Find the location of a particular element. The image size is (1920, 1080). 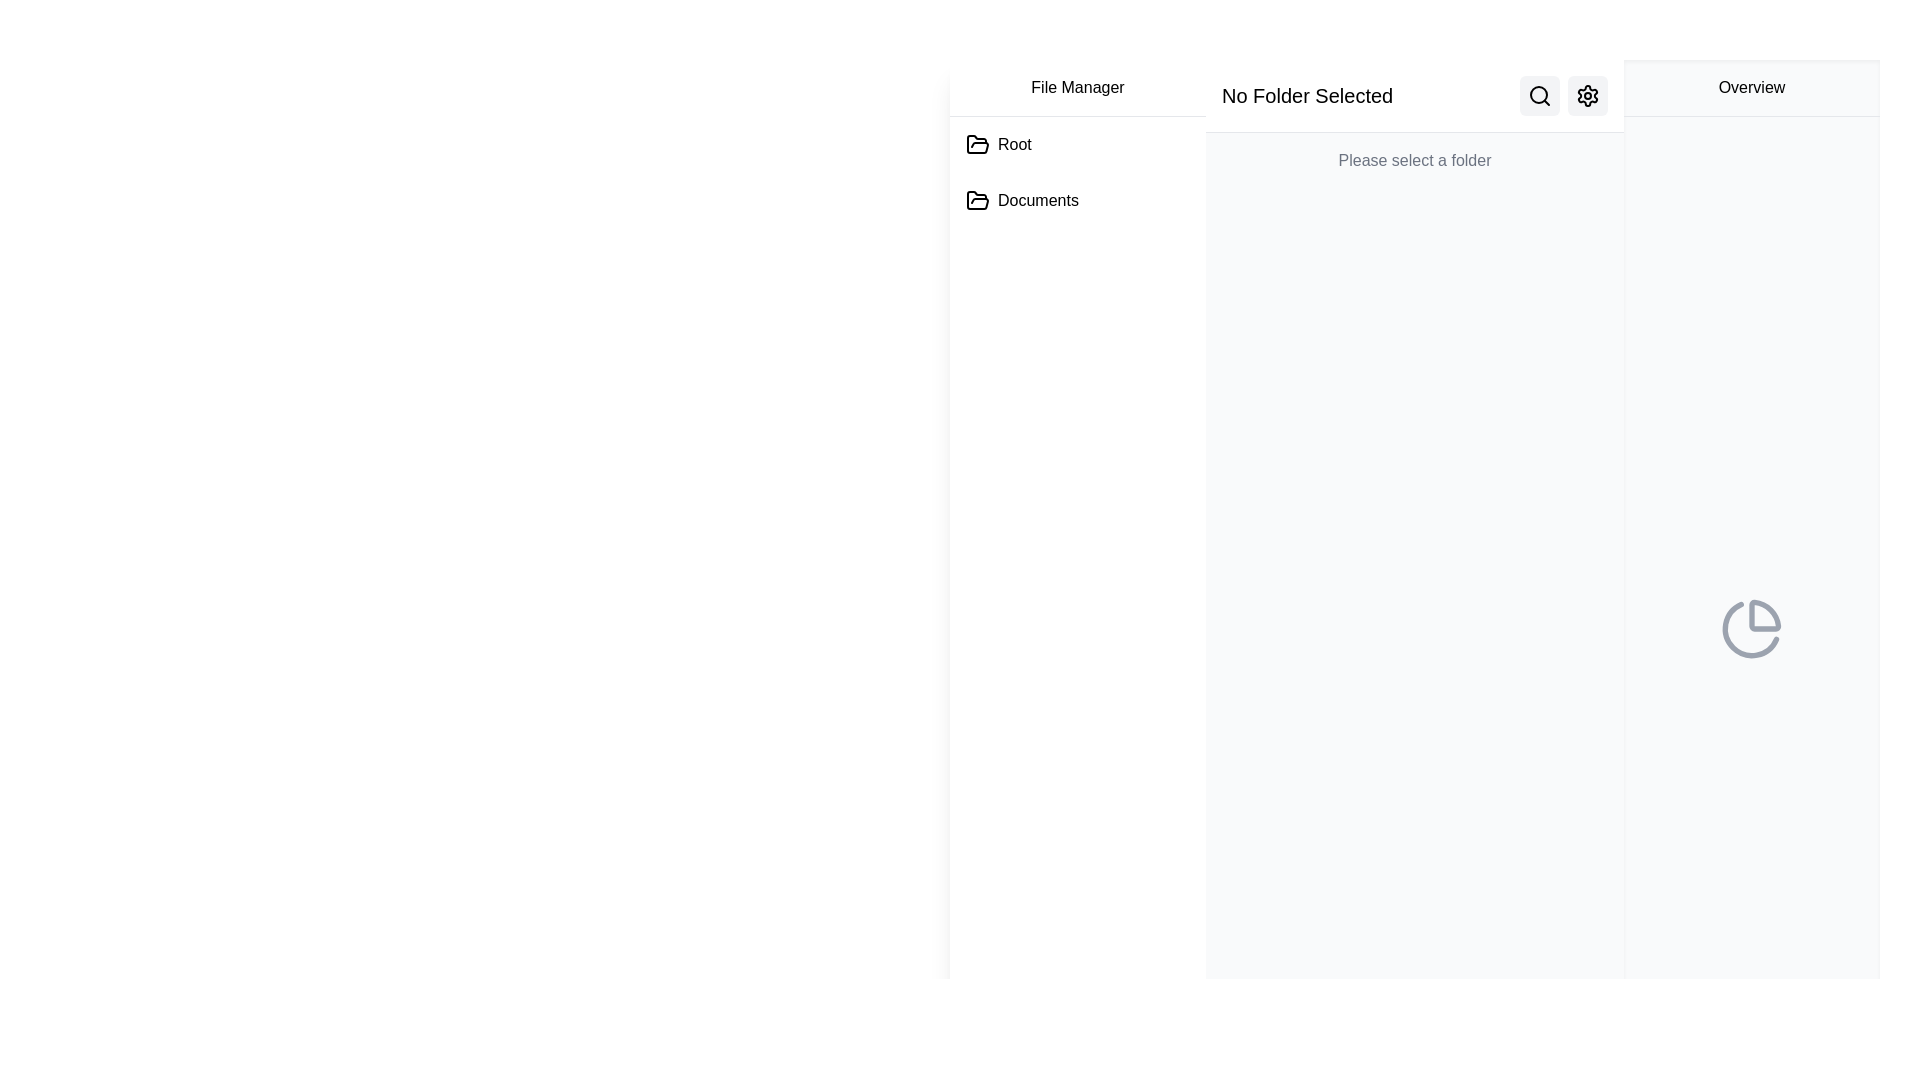

the gear-shaped icon in the top-right corner of the interface is located at coordinates (1587, 96).